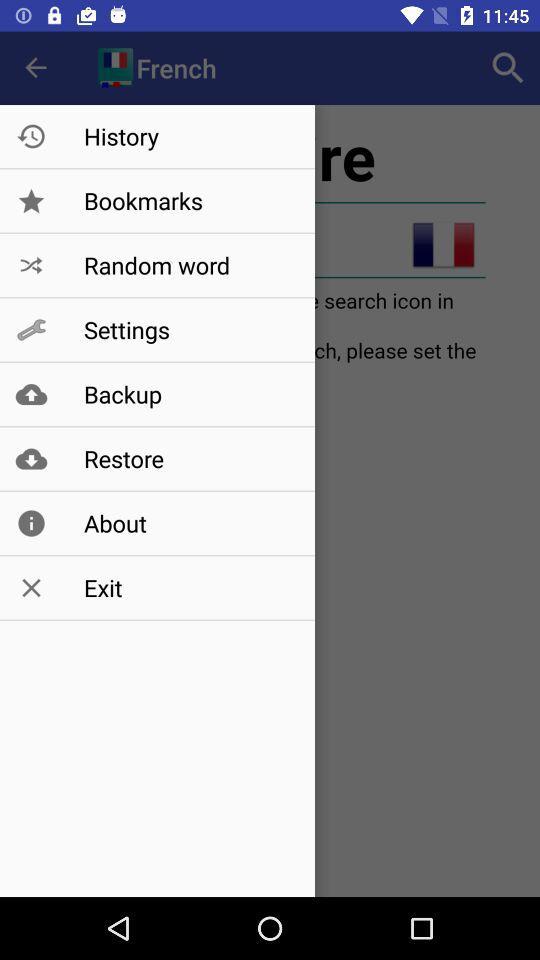 This screenshot has height=960, width=540. Describe the element at coordinates (189, 458) in the screenshot. I see `the restore` at that location.